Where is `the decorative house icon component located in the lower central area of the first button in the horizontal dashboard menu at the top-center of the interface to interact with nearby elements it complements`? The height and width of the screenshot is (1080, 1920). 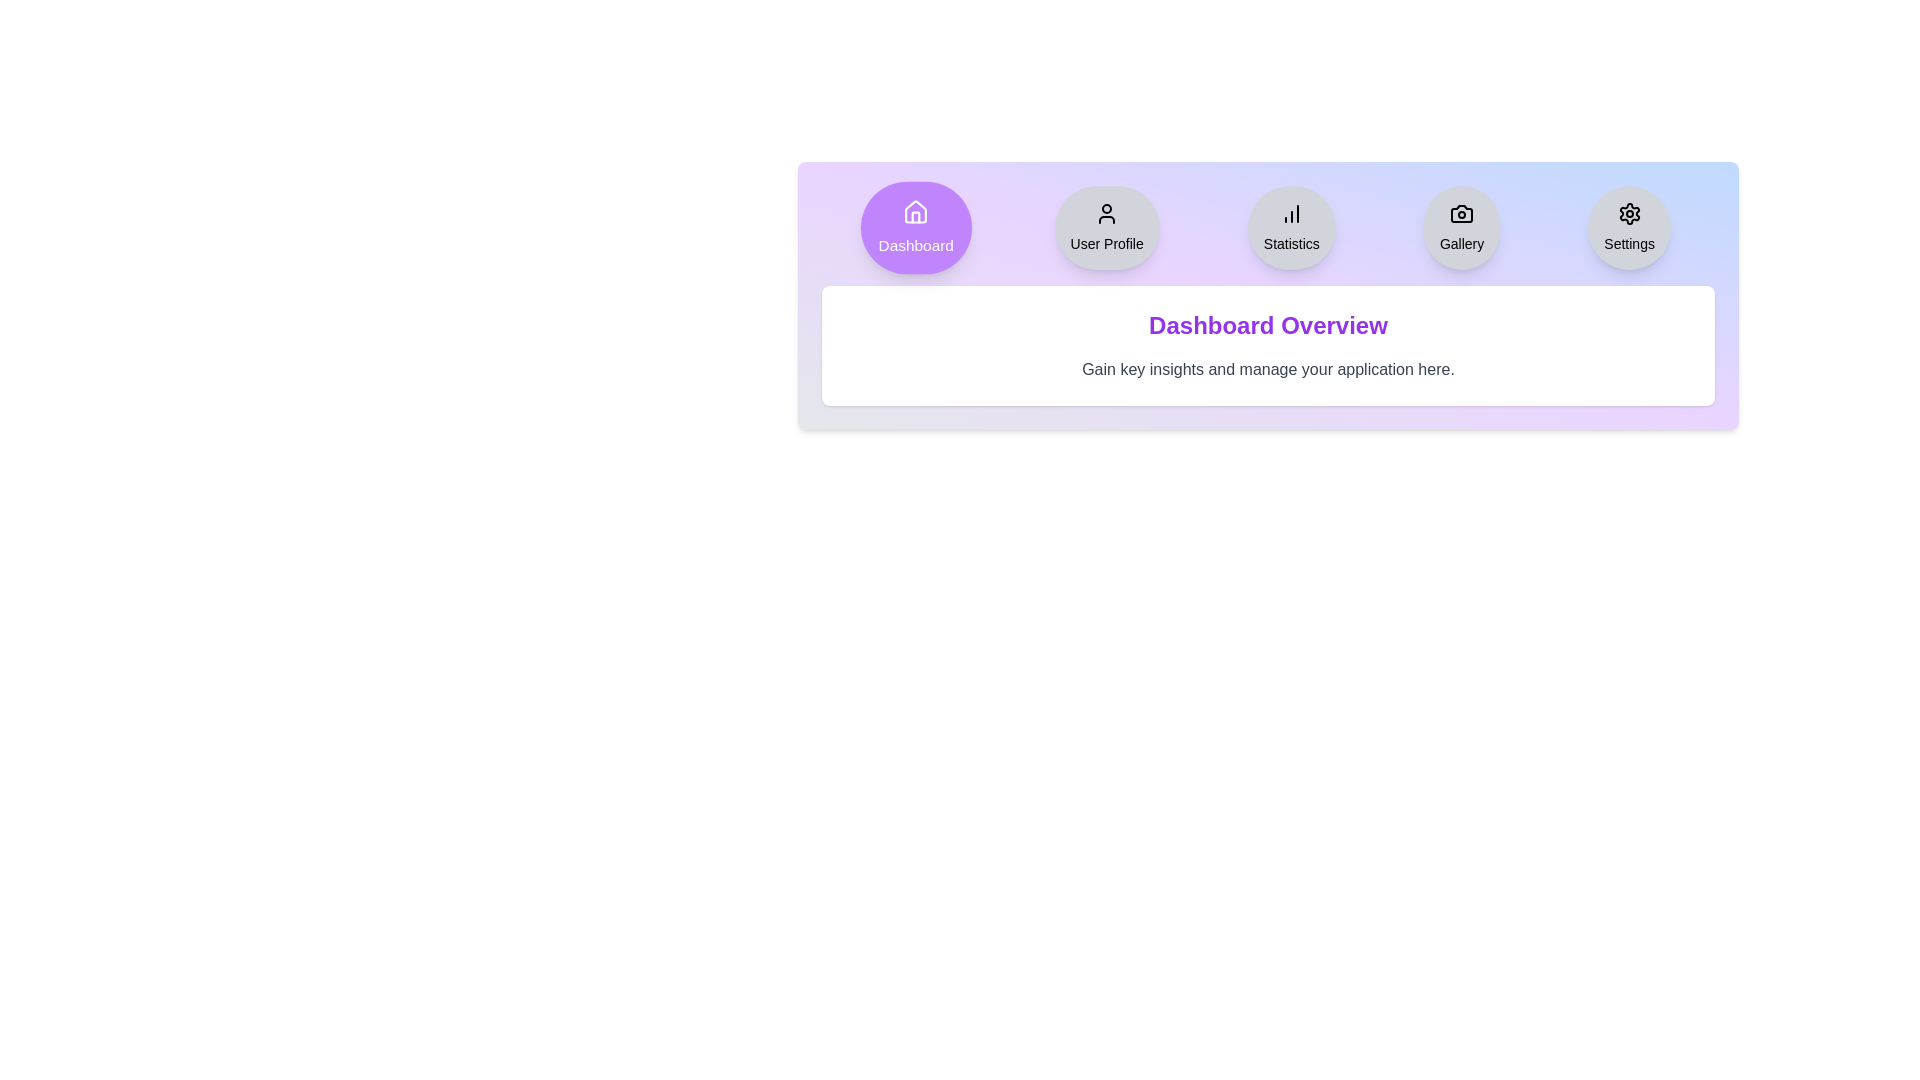
the decorative house icon component located in the lower central area of the first button in the horizontal dashboard menu at the top-center of the interface to interact with nearby elements it complements is located at coordinates (915, 217).